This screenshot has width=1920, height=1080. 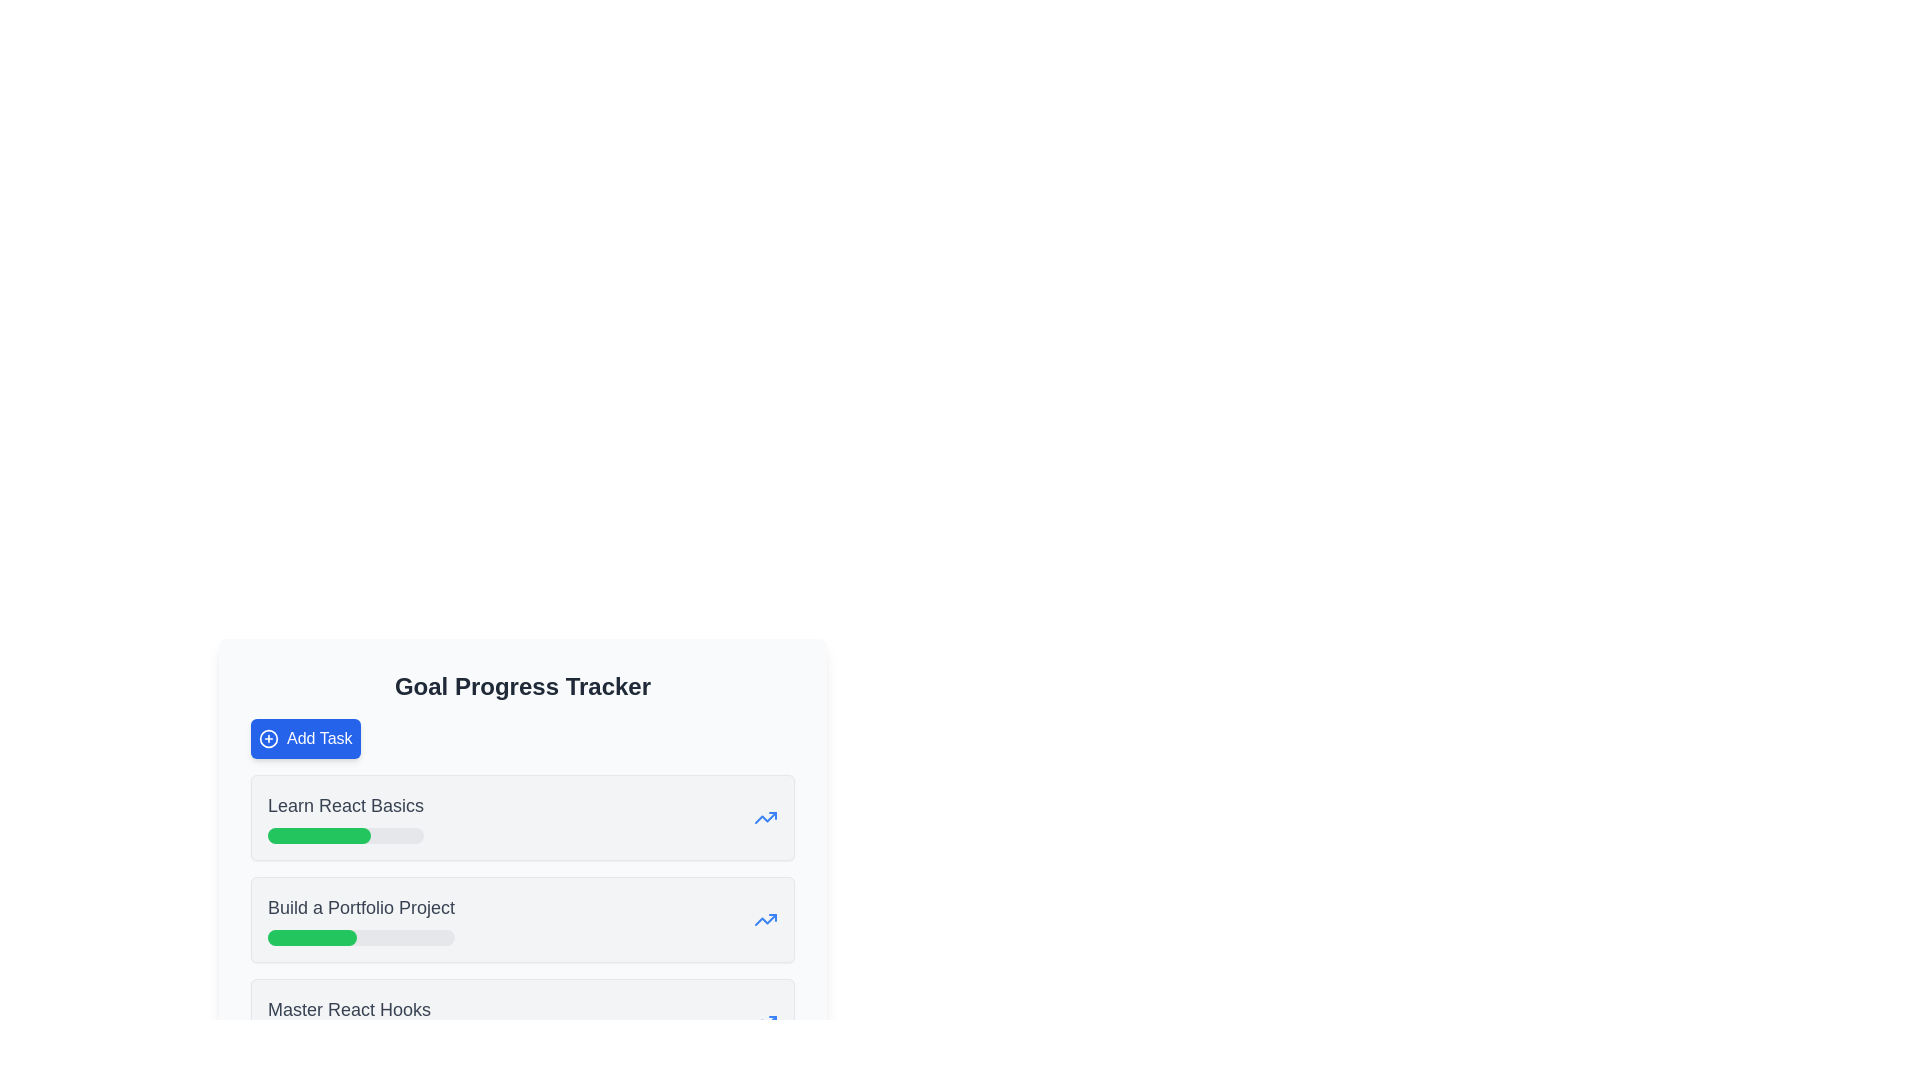 I want to click on the text label displaying 'Build a Portfolio Project', which is located in the second goal card below 'Learn React Basics' and above 'Master React Hooks', so click(x=361, y=907).